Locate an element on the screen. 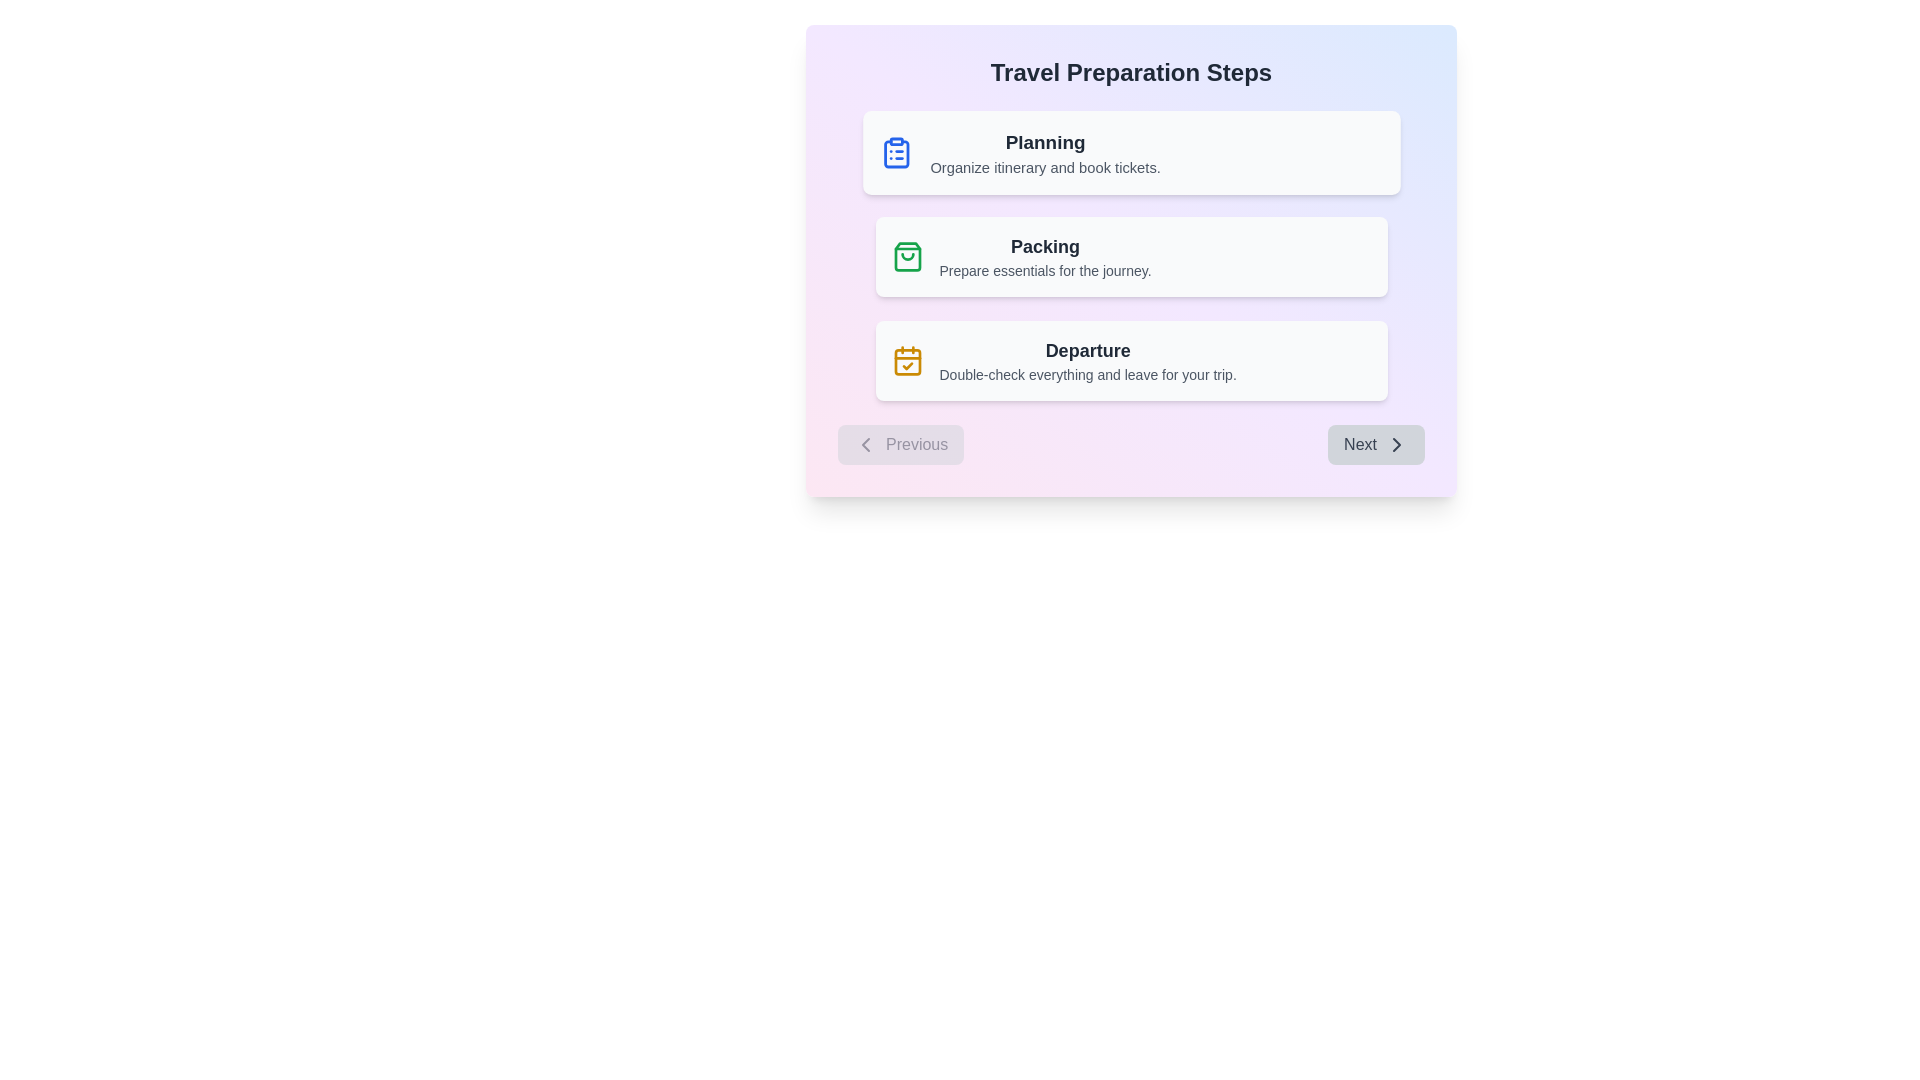 Image resolution: width=1920 pixels, height=1080 pixels. the text label with the heading 'Planning' that describes itinerary organization and ticket booking, prominently styled and located at the top of the list in the Travel Preparation Steps section is located at coordinates (1044, 152).